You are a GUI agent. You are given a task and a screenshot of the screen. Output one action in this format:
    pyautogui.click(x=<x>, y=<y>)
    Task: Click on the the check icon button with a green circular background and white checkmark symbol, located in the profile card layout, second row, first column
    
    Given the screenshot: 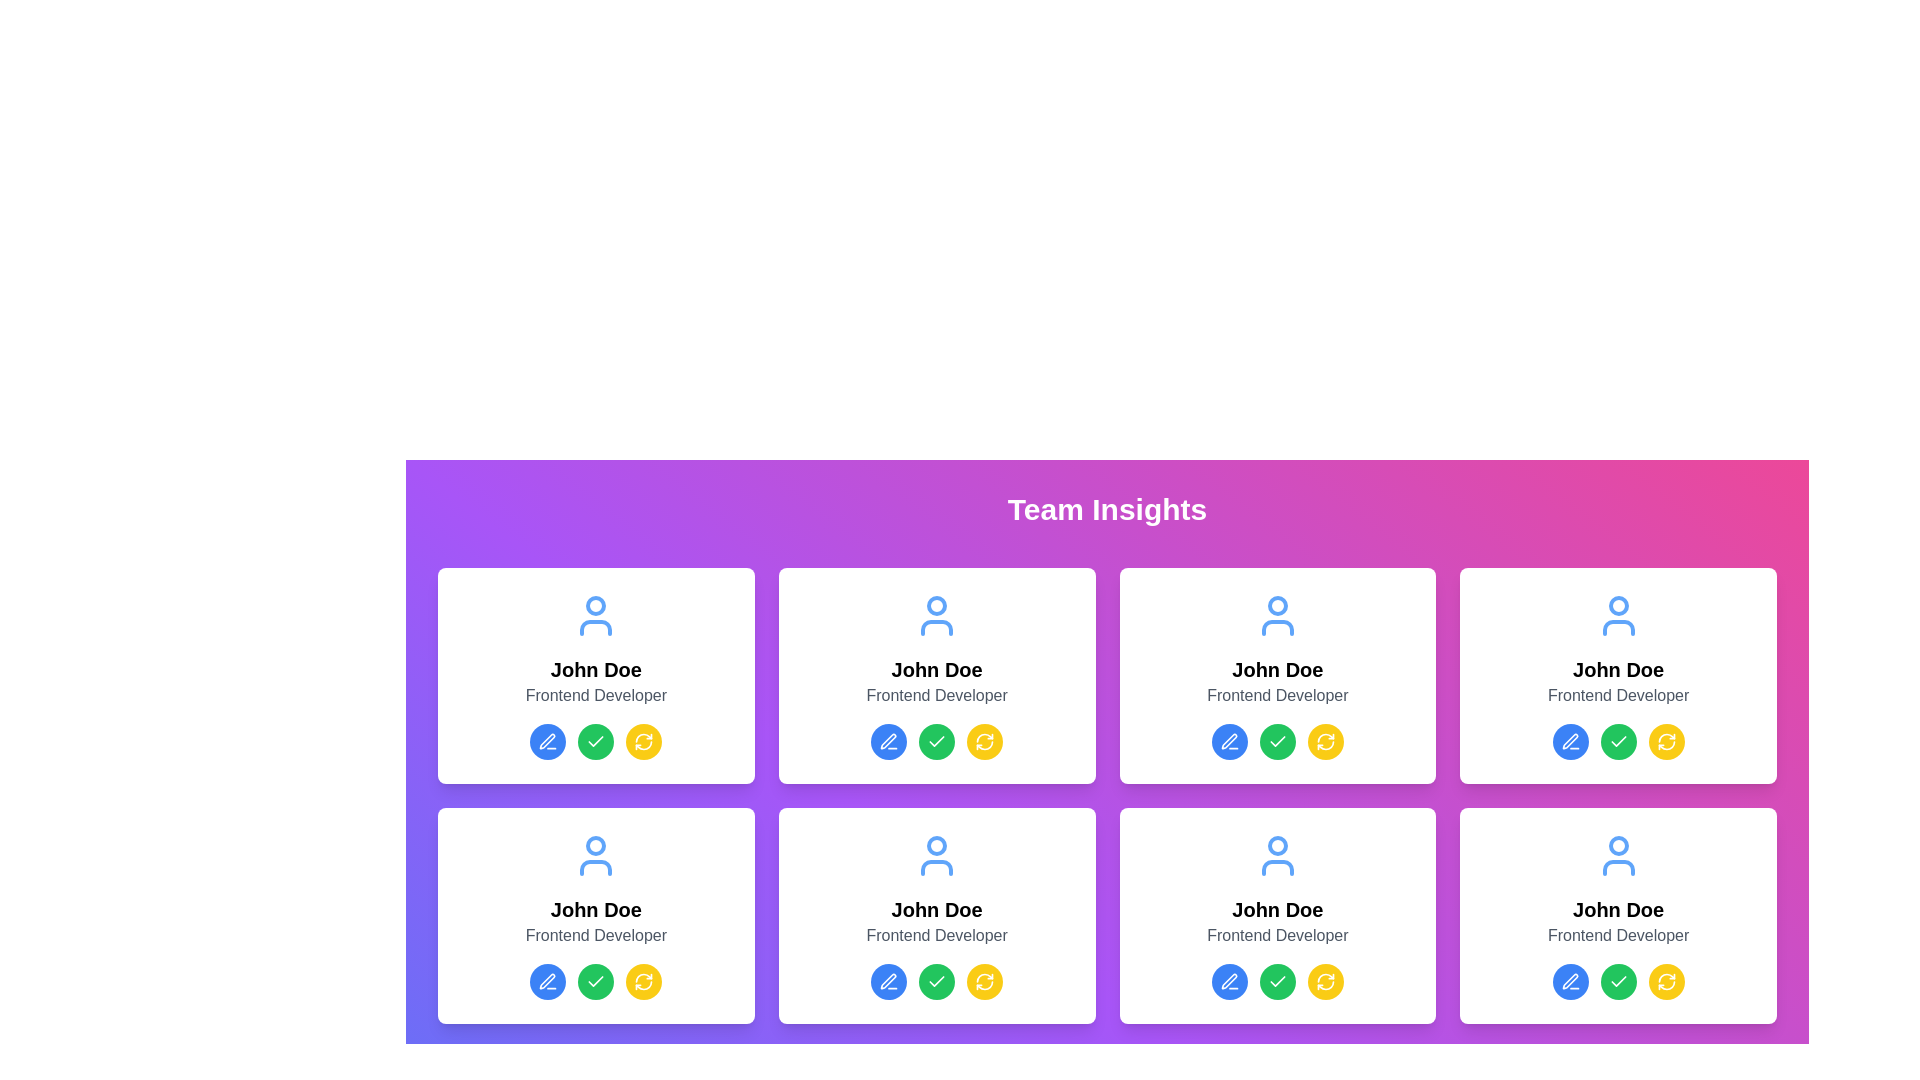 What is the action you would take?
    pyautogui.click(x=595, y=741)
    